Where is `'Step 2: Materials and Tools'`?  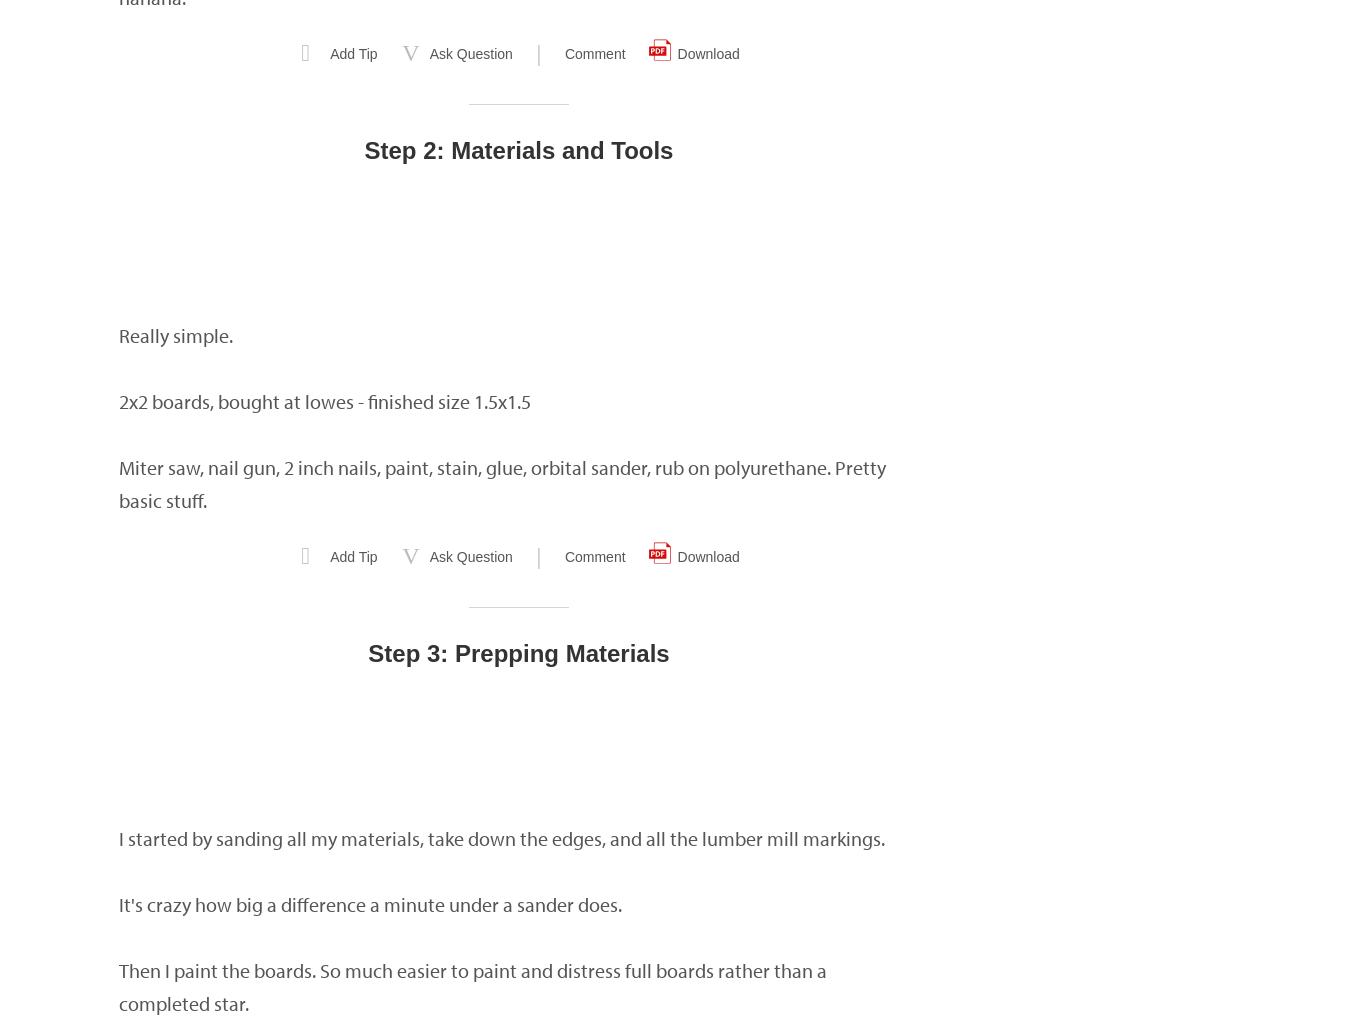
'Step 2: Materials and Tools' is located at coordinates (518, 150).